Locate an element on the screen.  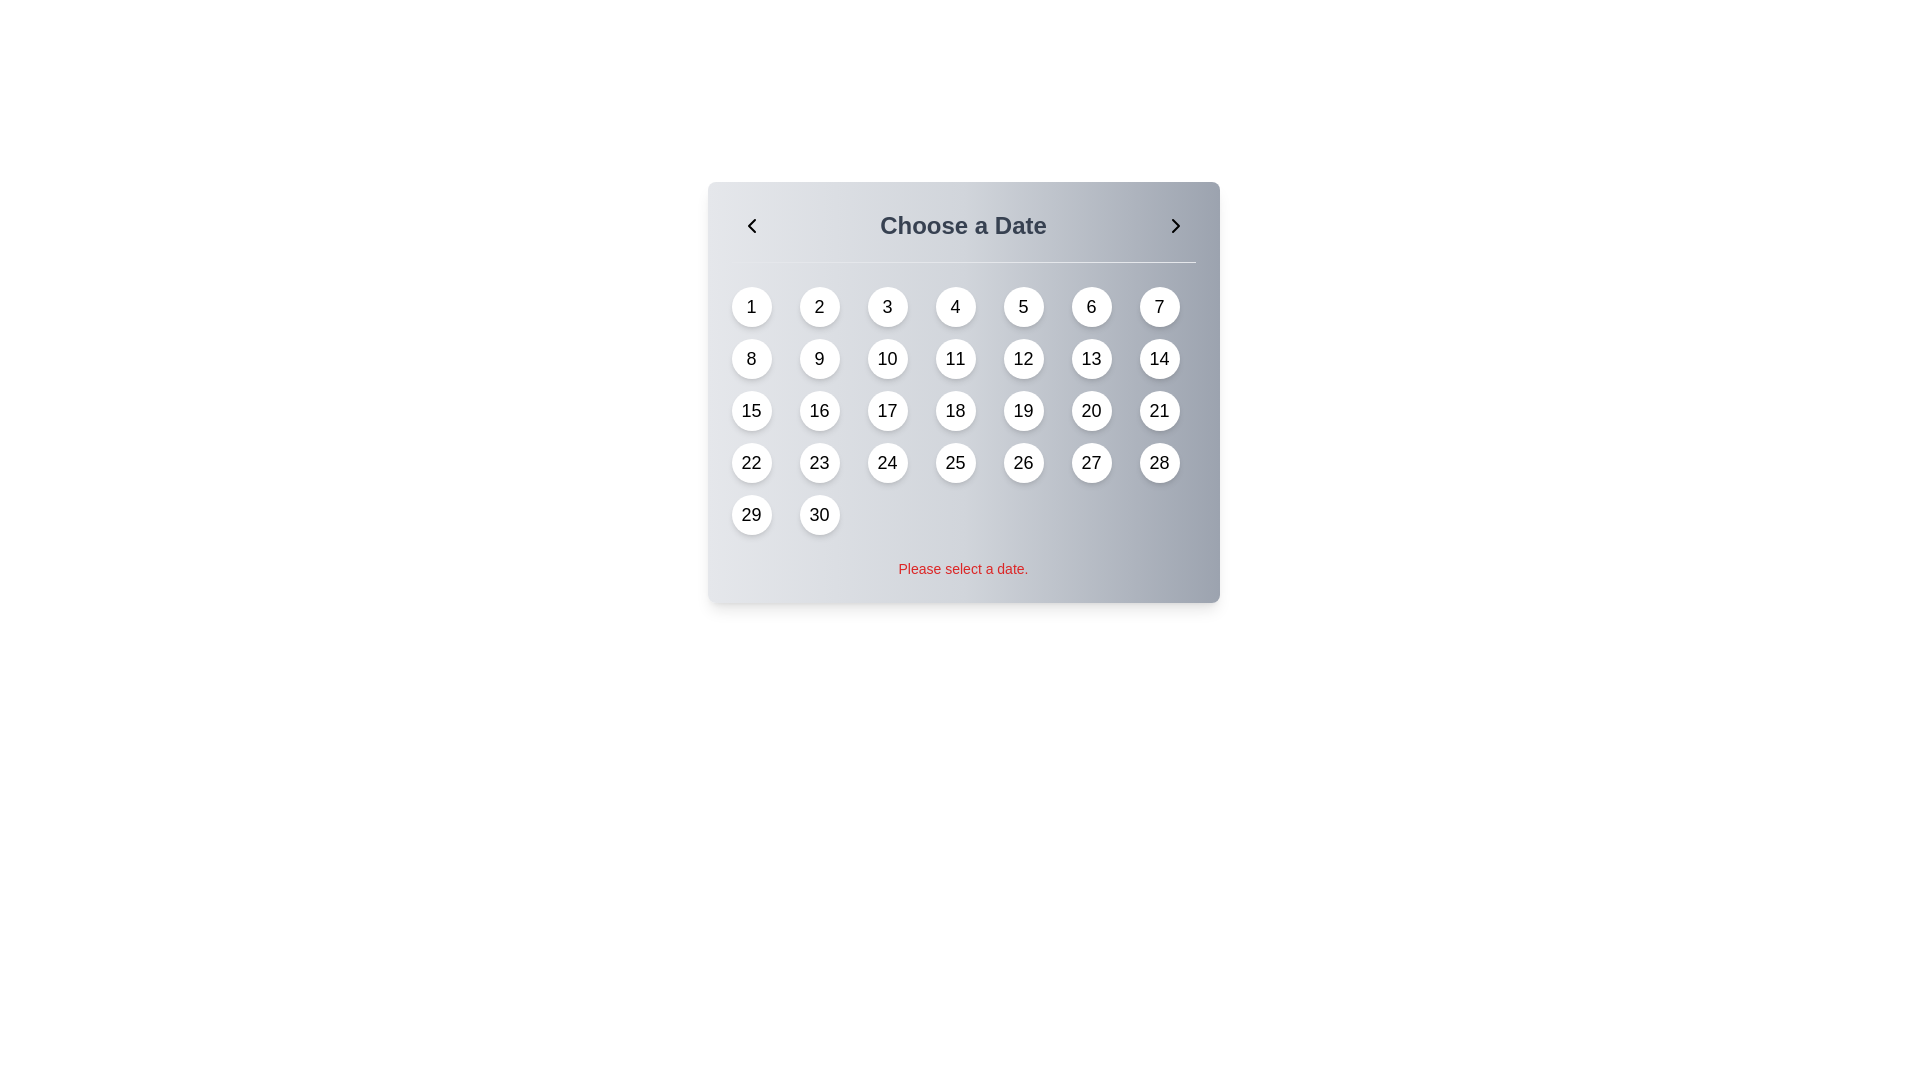
the button is located at coordinates (819, 410).